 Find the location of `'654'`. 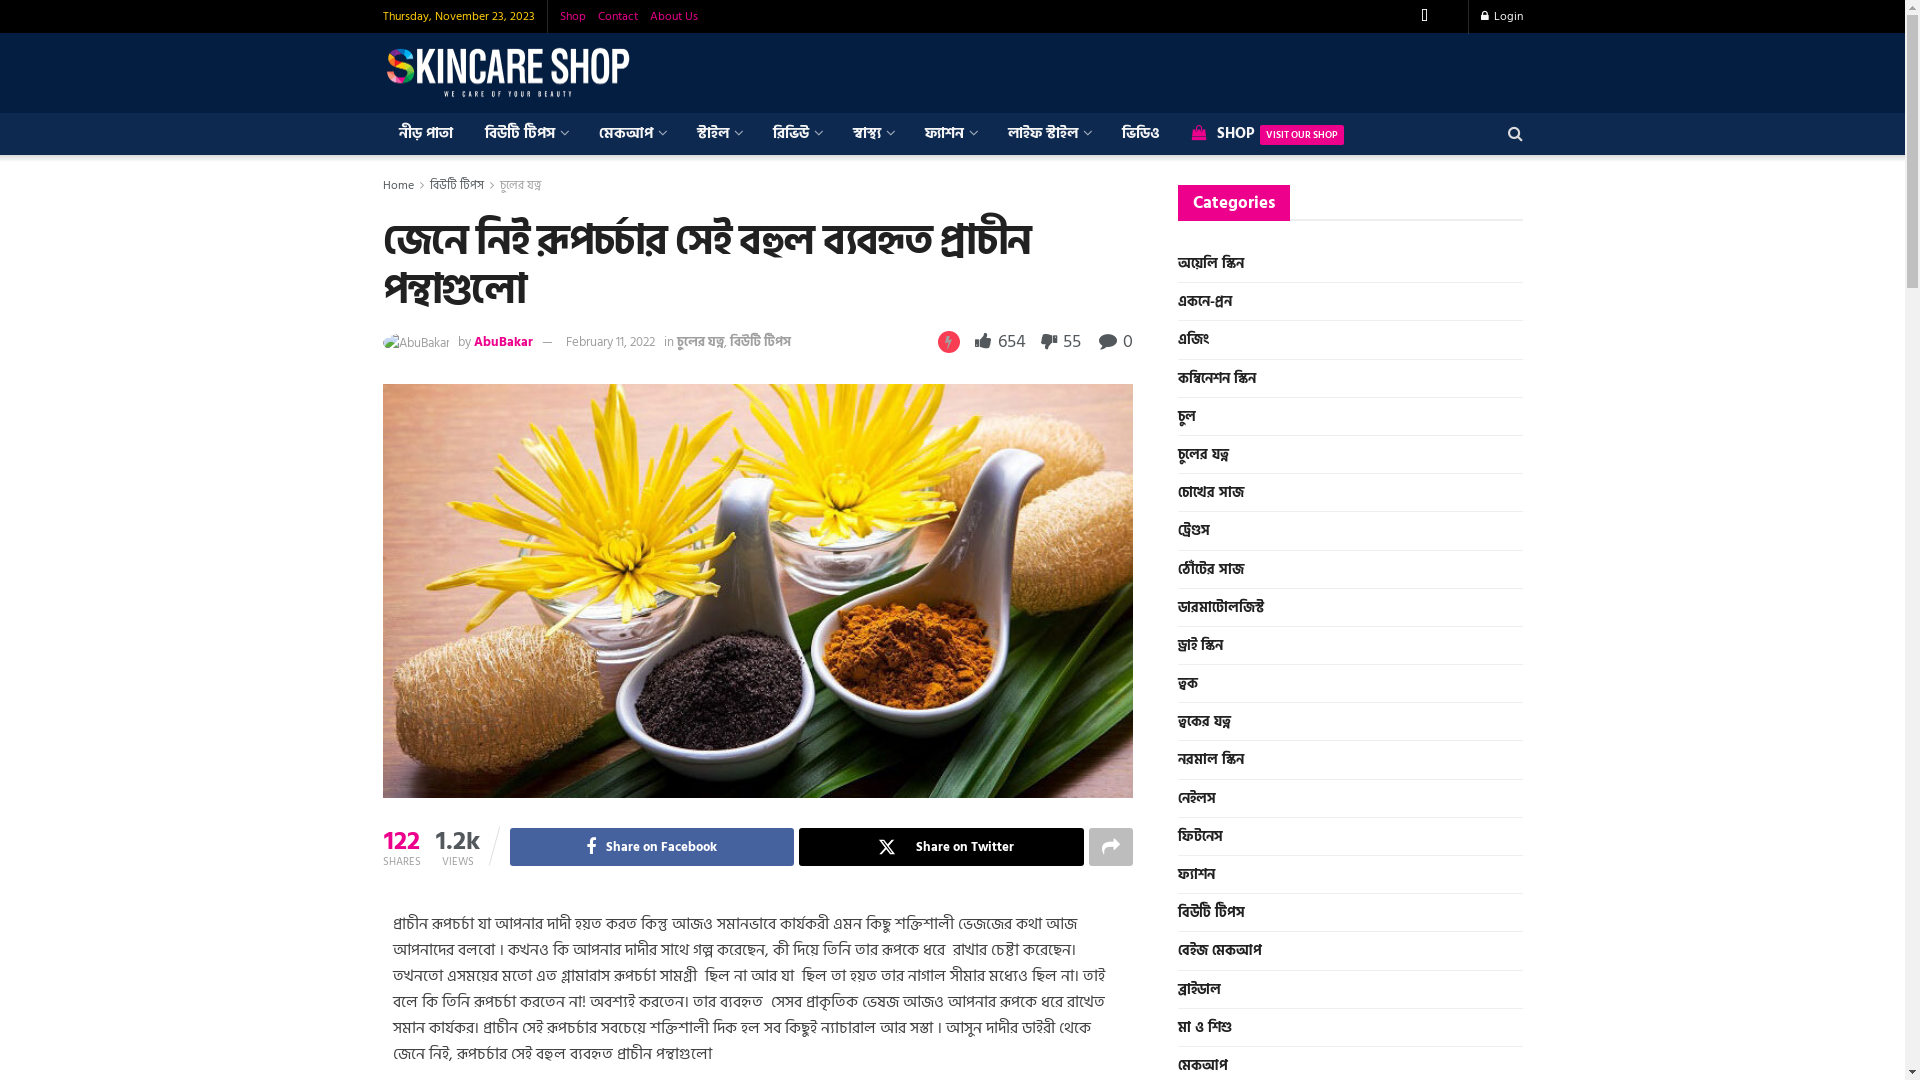

'654' is located at coordinates (974, 340).